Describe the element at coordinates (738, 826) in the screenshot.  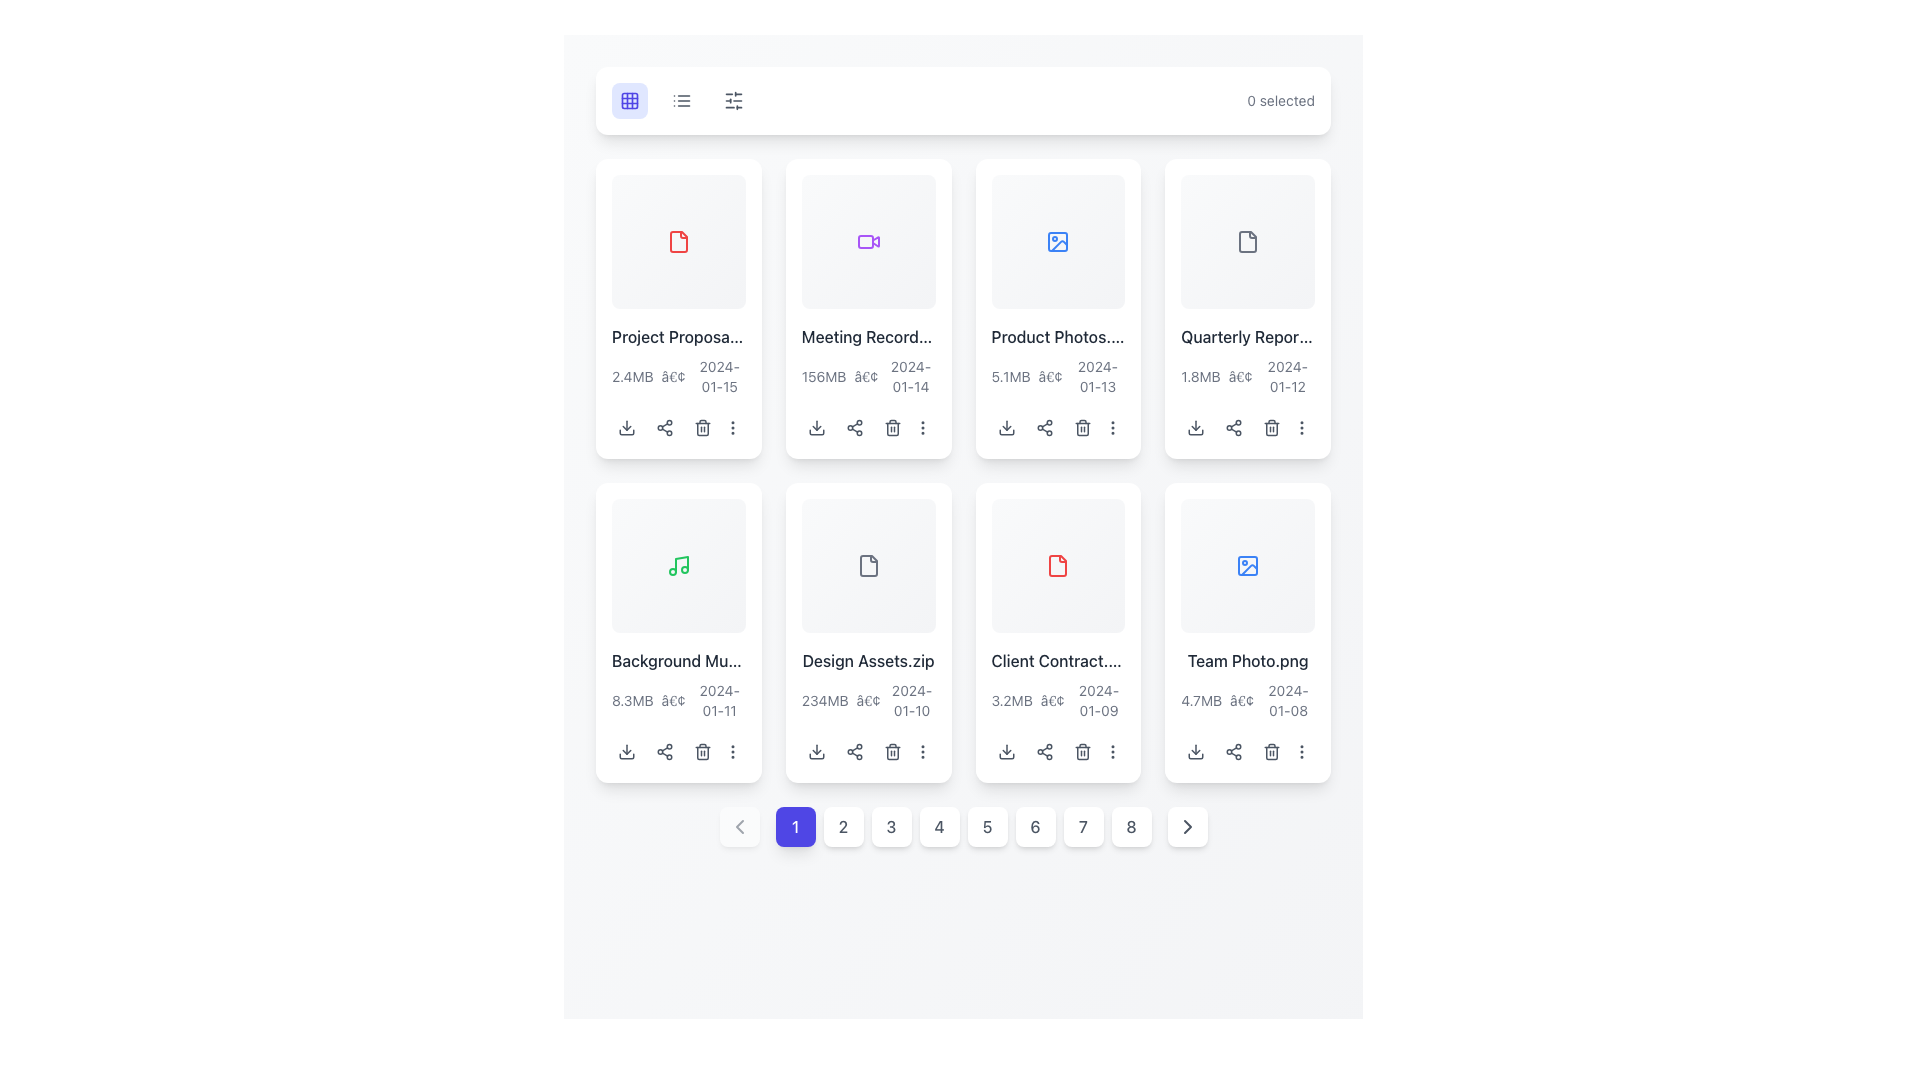
I see `the small rectangular button with a white background and a gray left-pointing chevron icon, located to the left of the pagination bar` at that location.